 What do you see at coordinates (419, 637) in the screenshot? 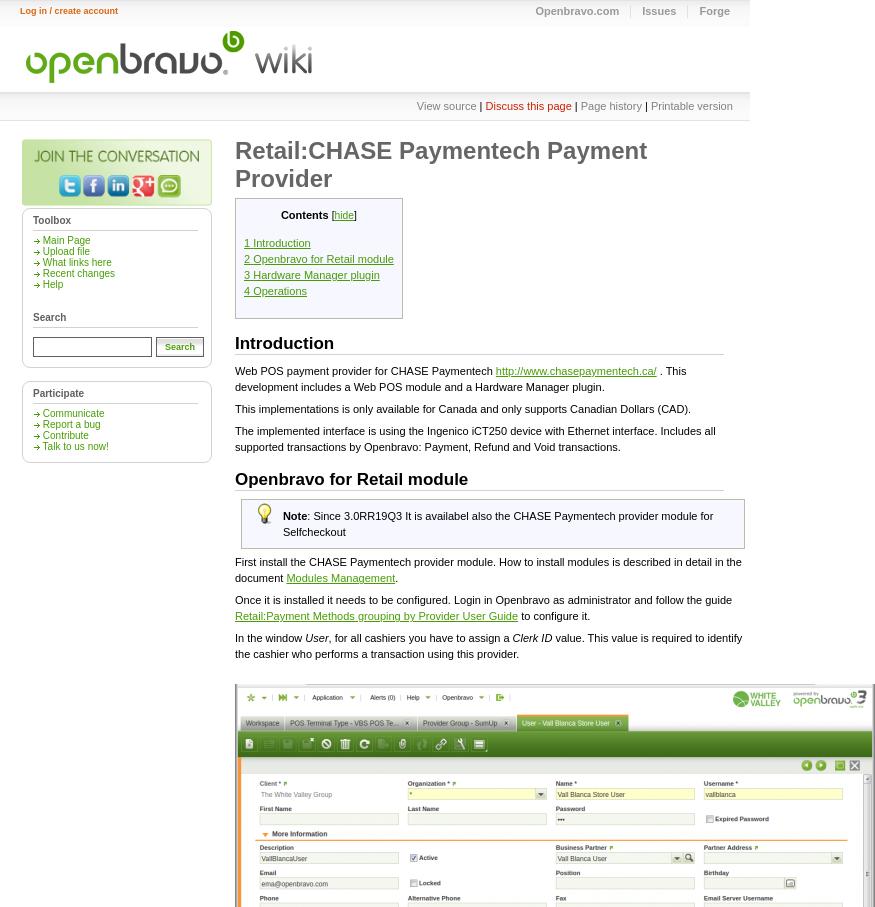
I see `', for all cashiers you have to assign a'` at bounding box center [419, 637].